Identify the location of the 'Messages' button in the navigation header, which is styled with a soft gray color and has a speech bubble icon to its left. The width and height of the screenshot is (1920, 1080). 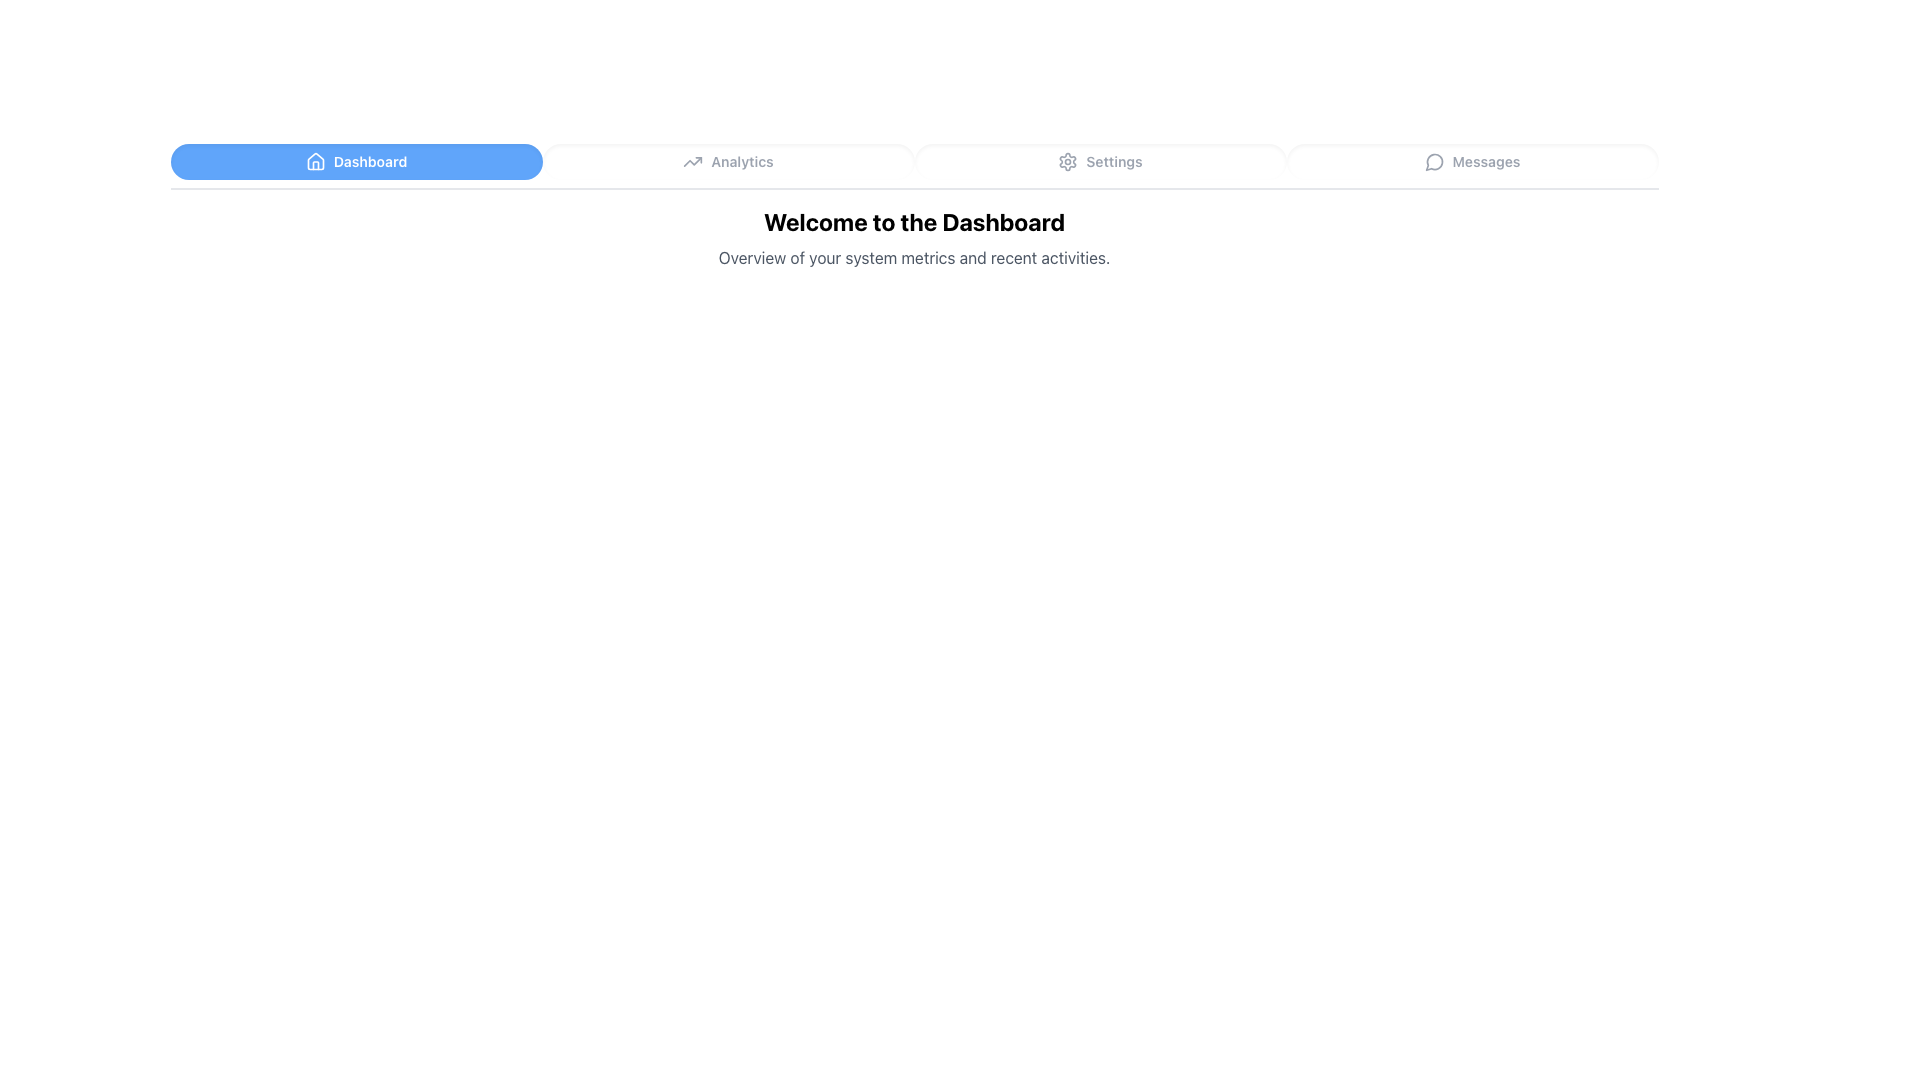
(1472, 161).